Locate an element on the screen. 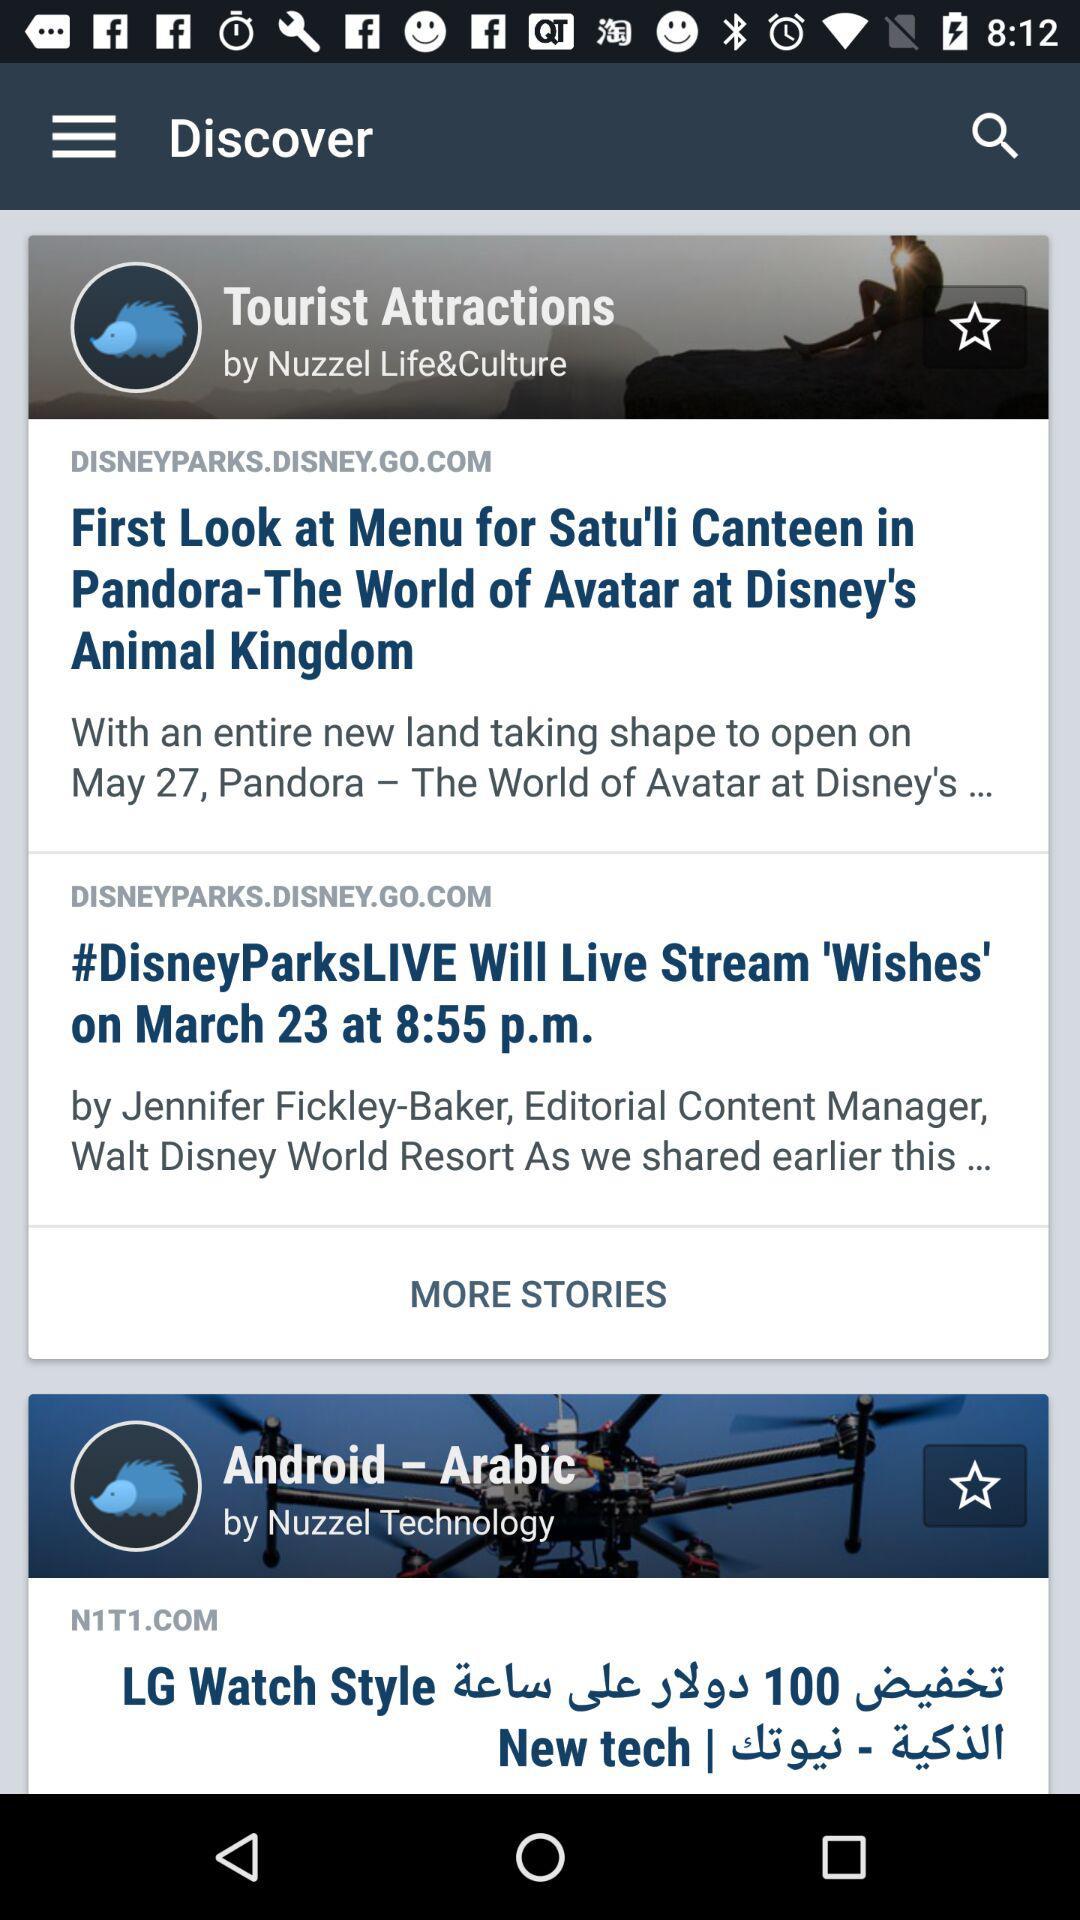 Image resolution: width=1080 pixels, height=1920 pixels. this is located at coordinates (974, 1485).